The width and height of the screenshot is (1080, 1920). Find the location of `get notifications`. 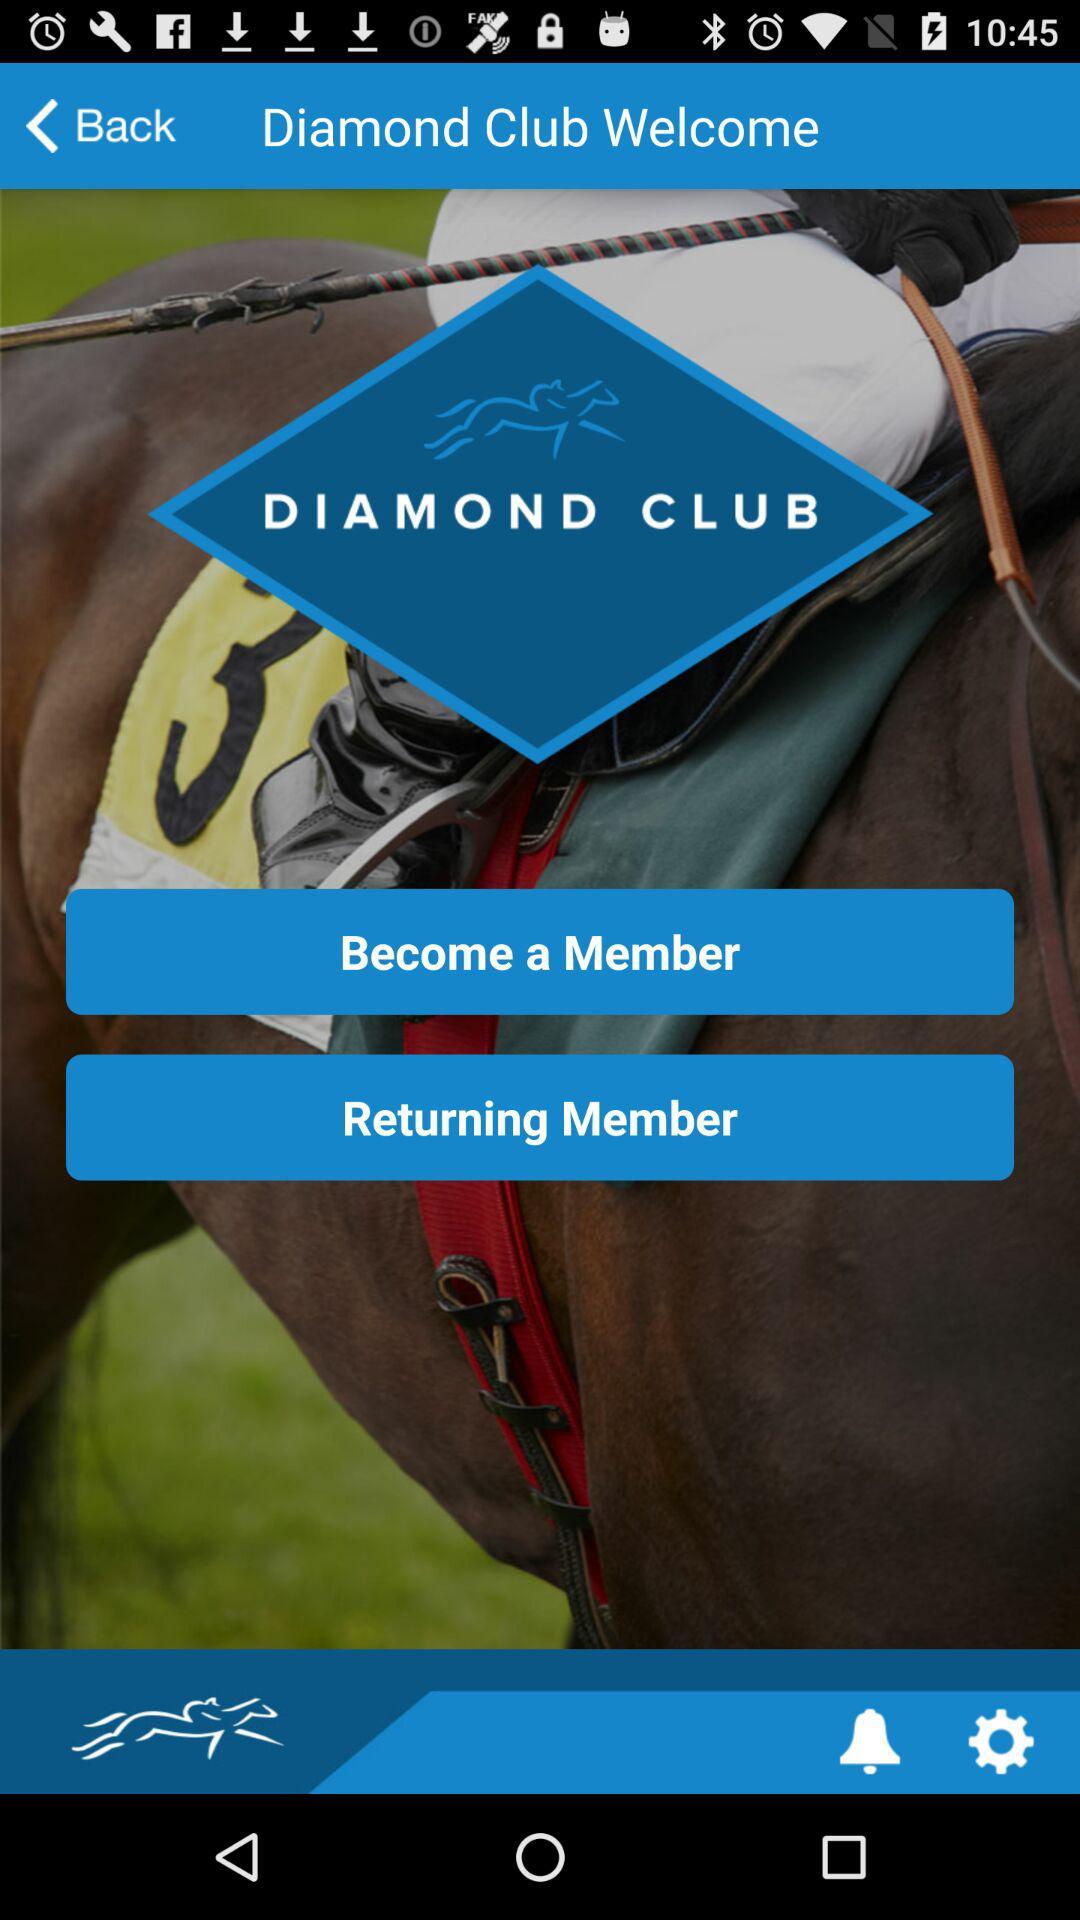

get notifications is located at coordinates (869, 1740).